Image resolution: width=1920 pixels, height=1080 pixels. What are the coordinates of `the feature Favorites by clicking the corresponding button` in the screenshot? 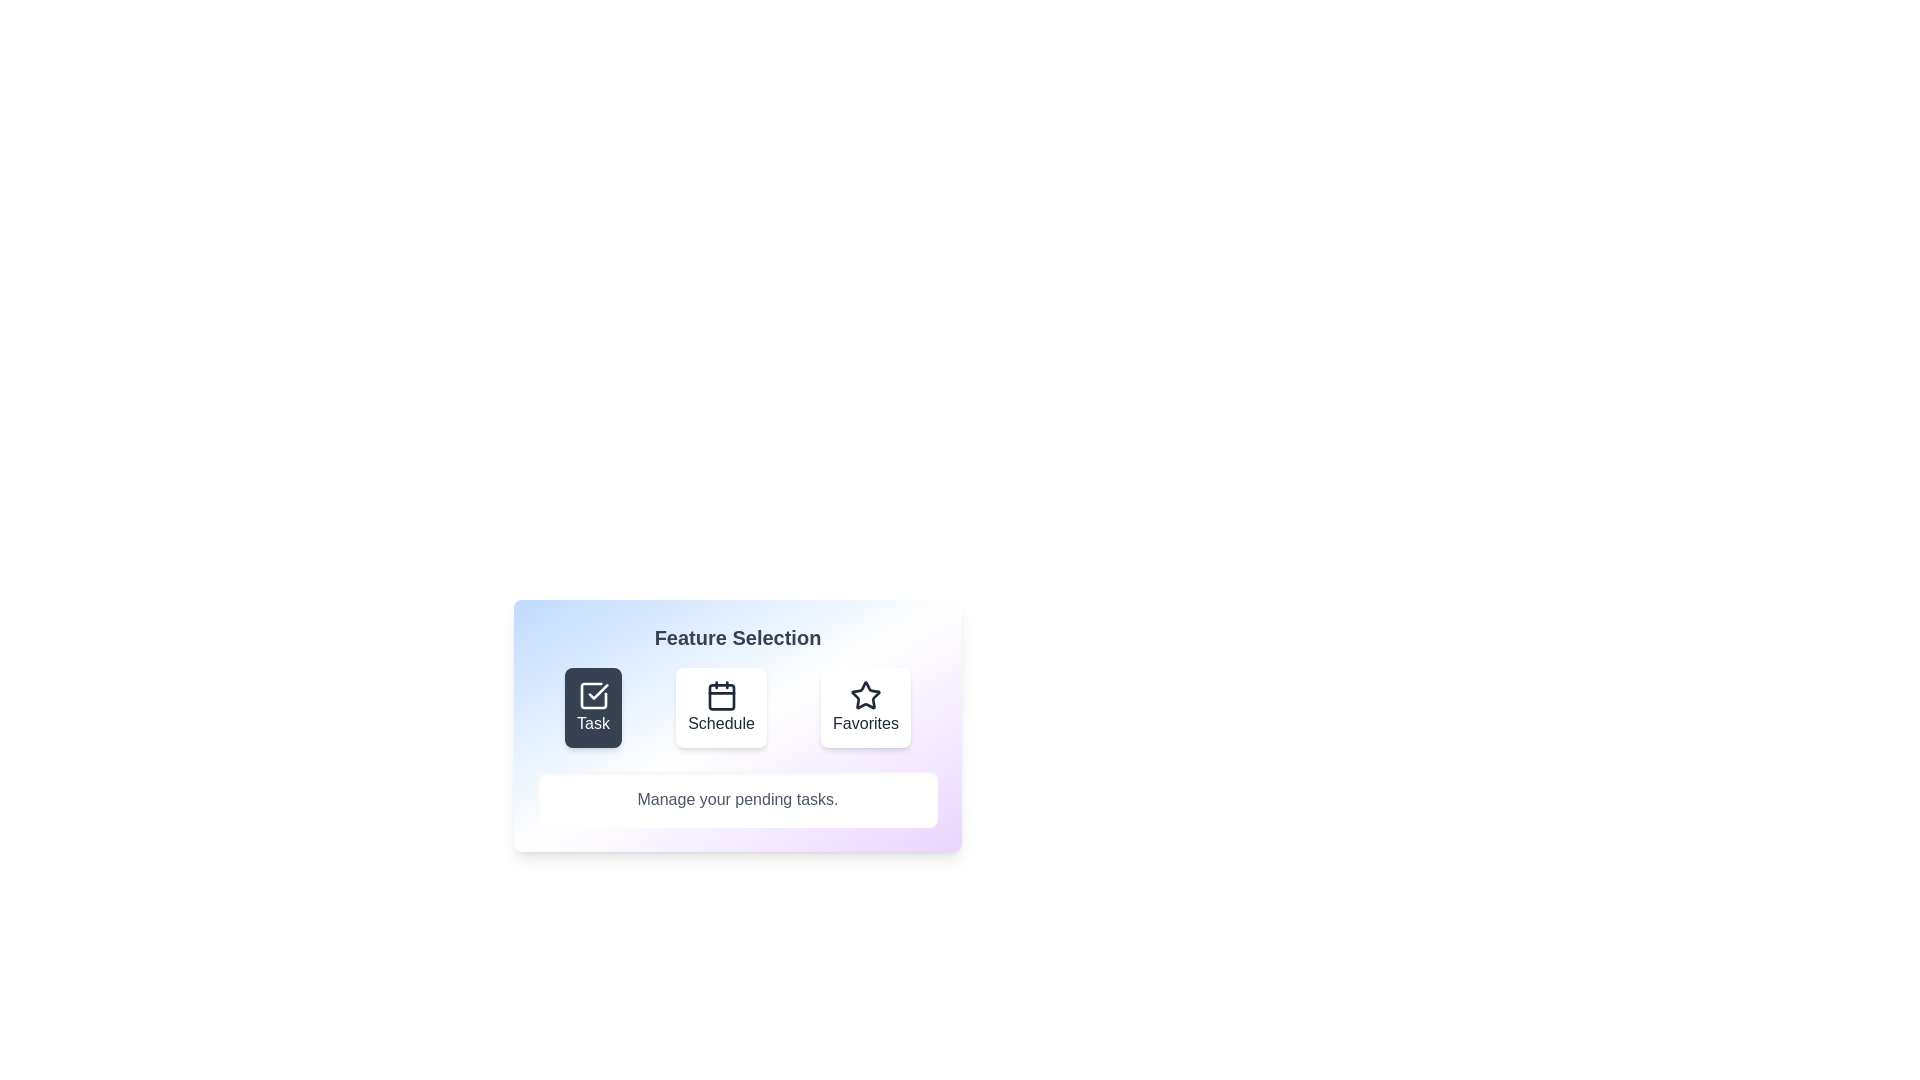 It's located at (865, 707).